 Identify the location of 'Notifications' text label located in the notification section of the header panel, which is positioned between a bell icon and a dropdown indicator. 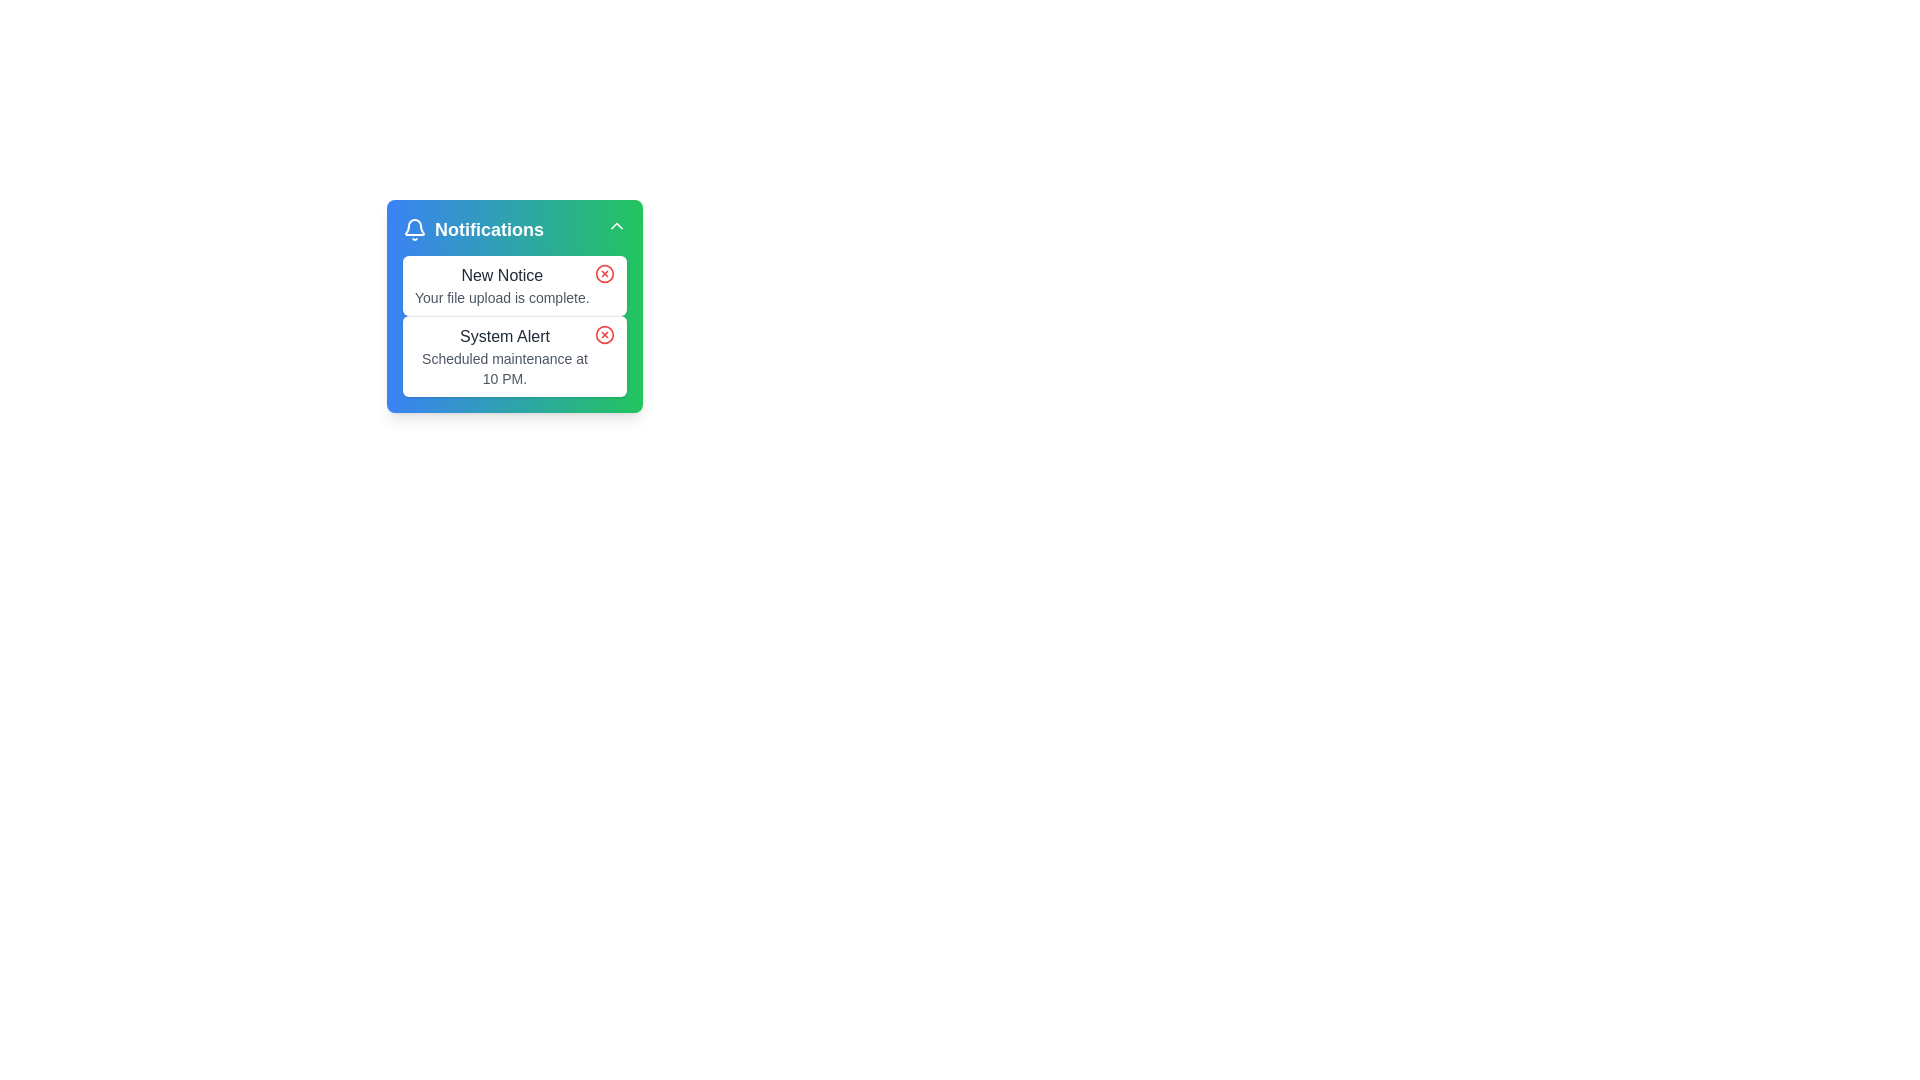
(489, 229).